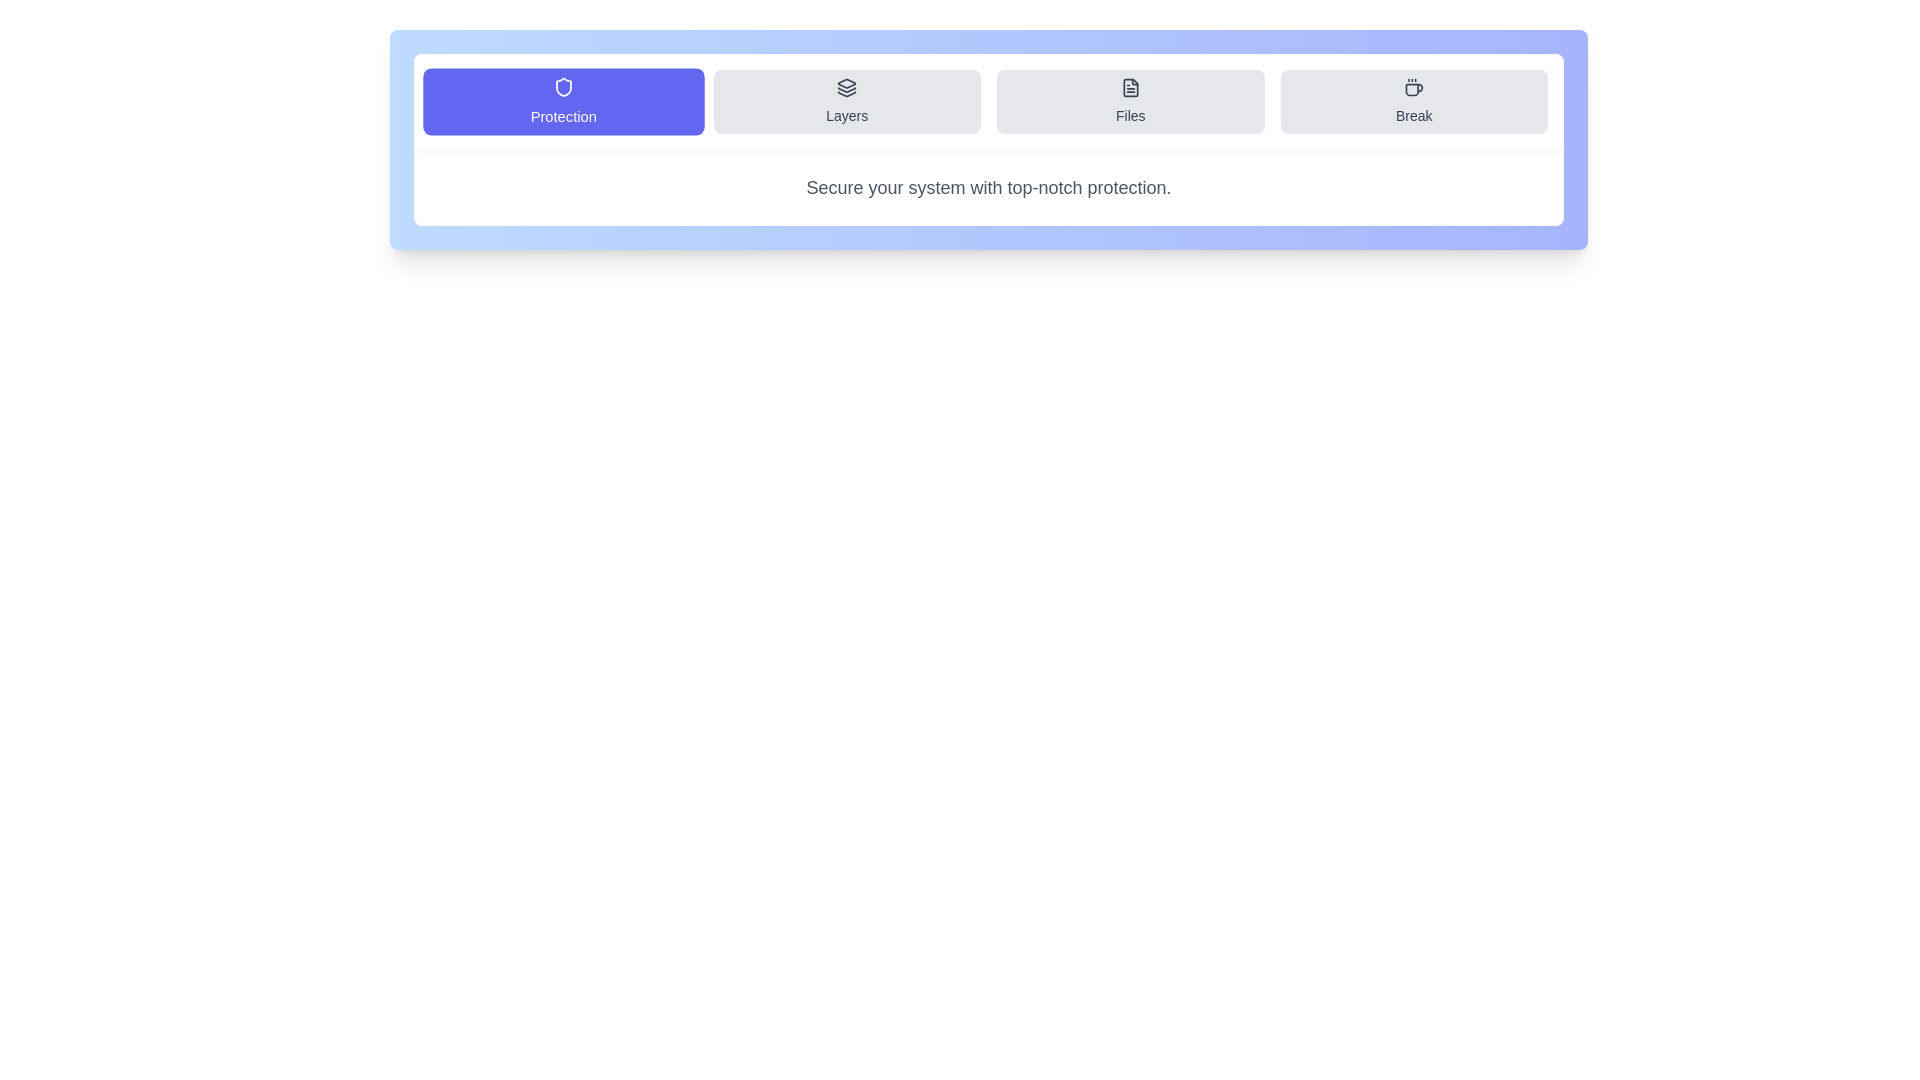  Describe the element at coordinates (847, 101) in the screenshot. I see `the tab labeled Layers to switch to it` at that location.